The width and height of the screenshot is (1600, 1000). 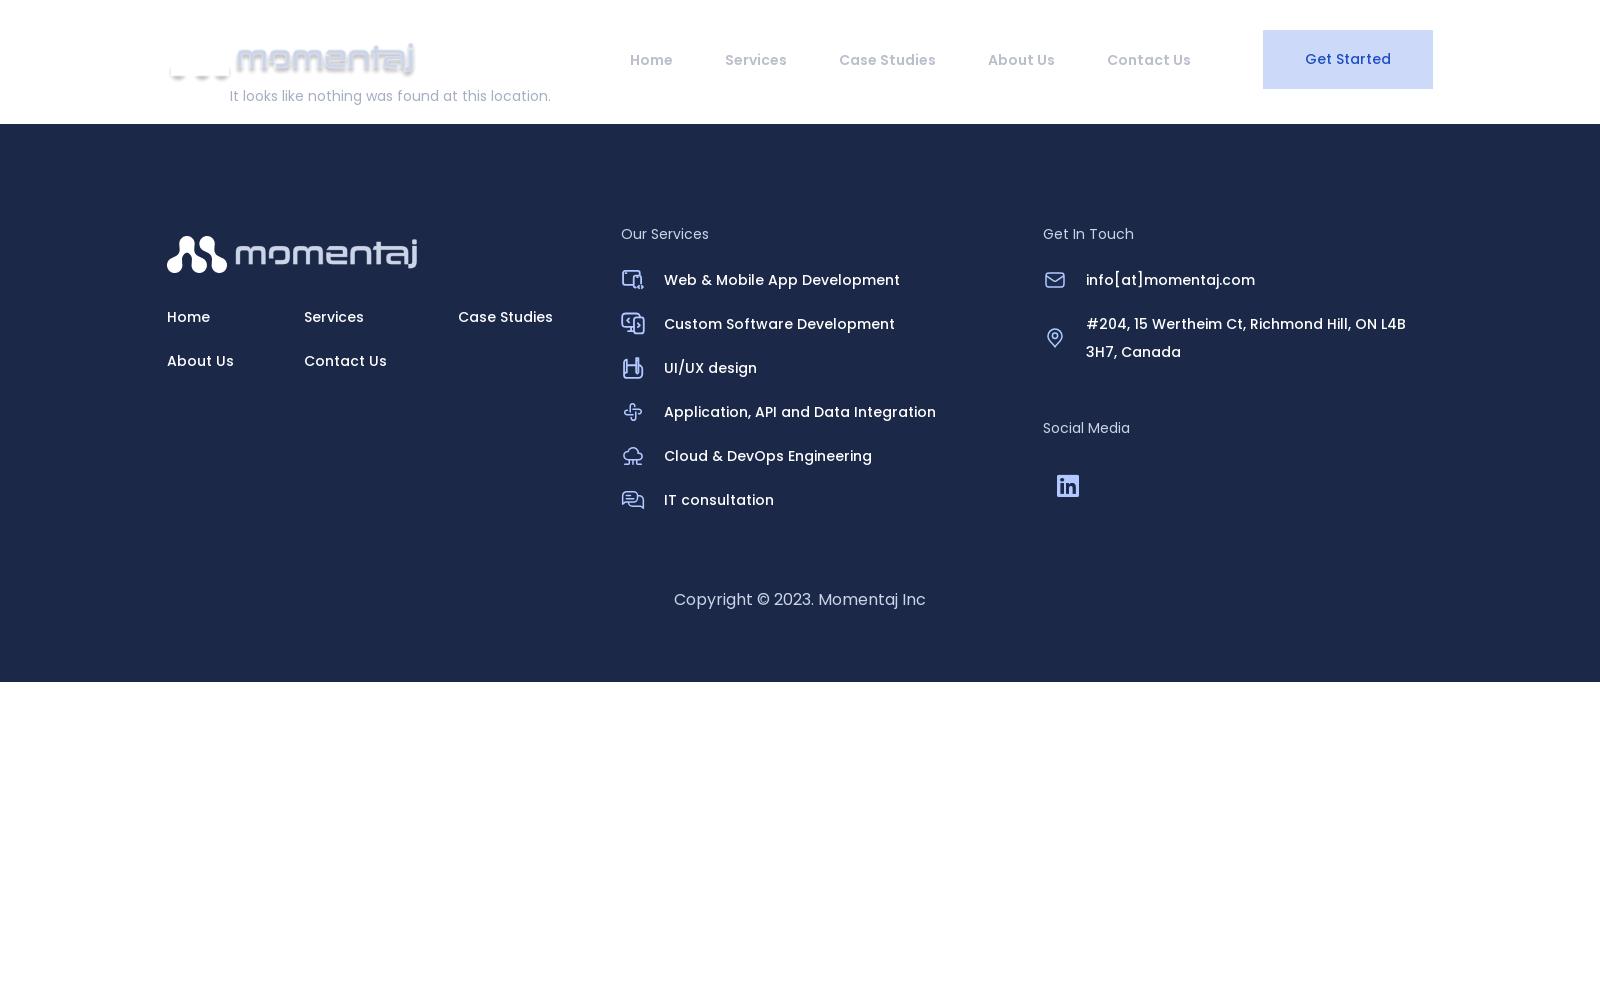 What do you see at coordinates (1346, 59) in the screenshot?
I see `'Get Started'` at bounding box center [1346, 59].